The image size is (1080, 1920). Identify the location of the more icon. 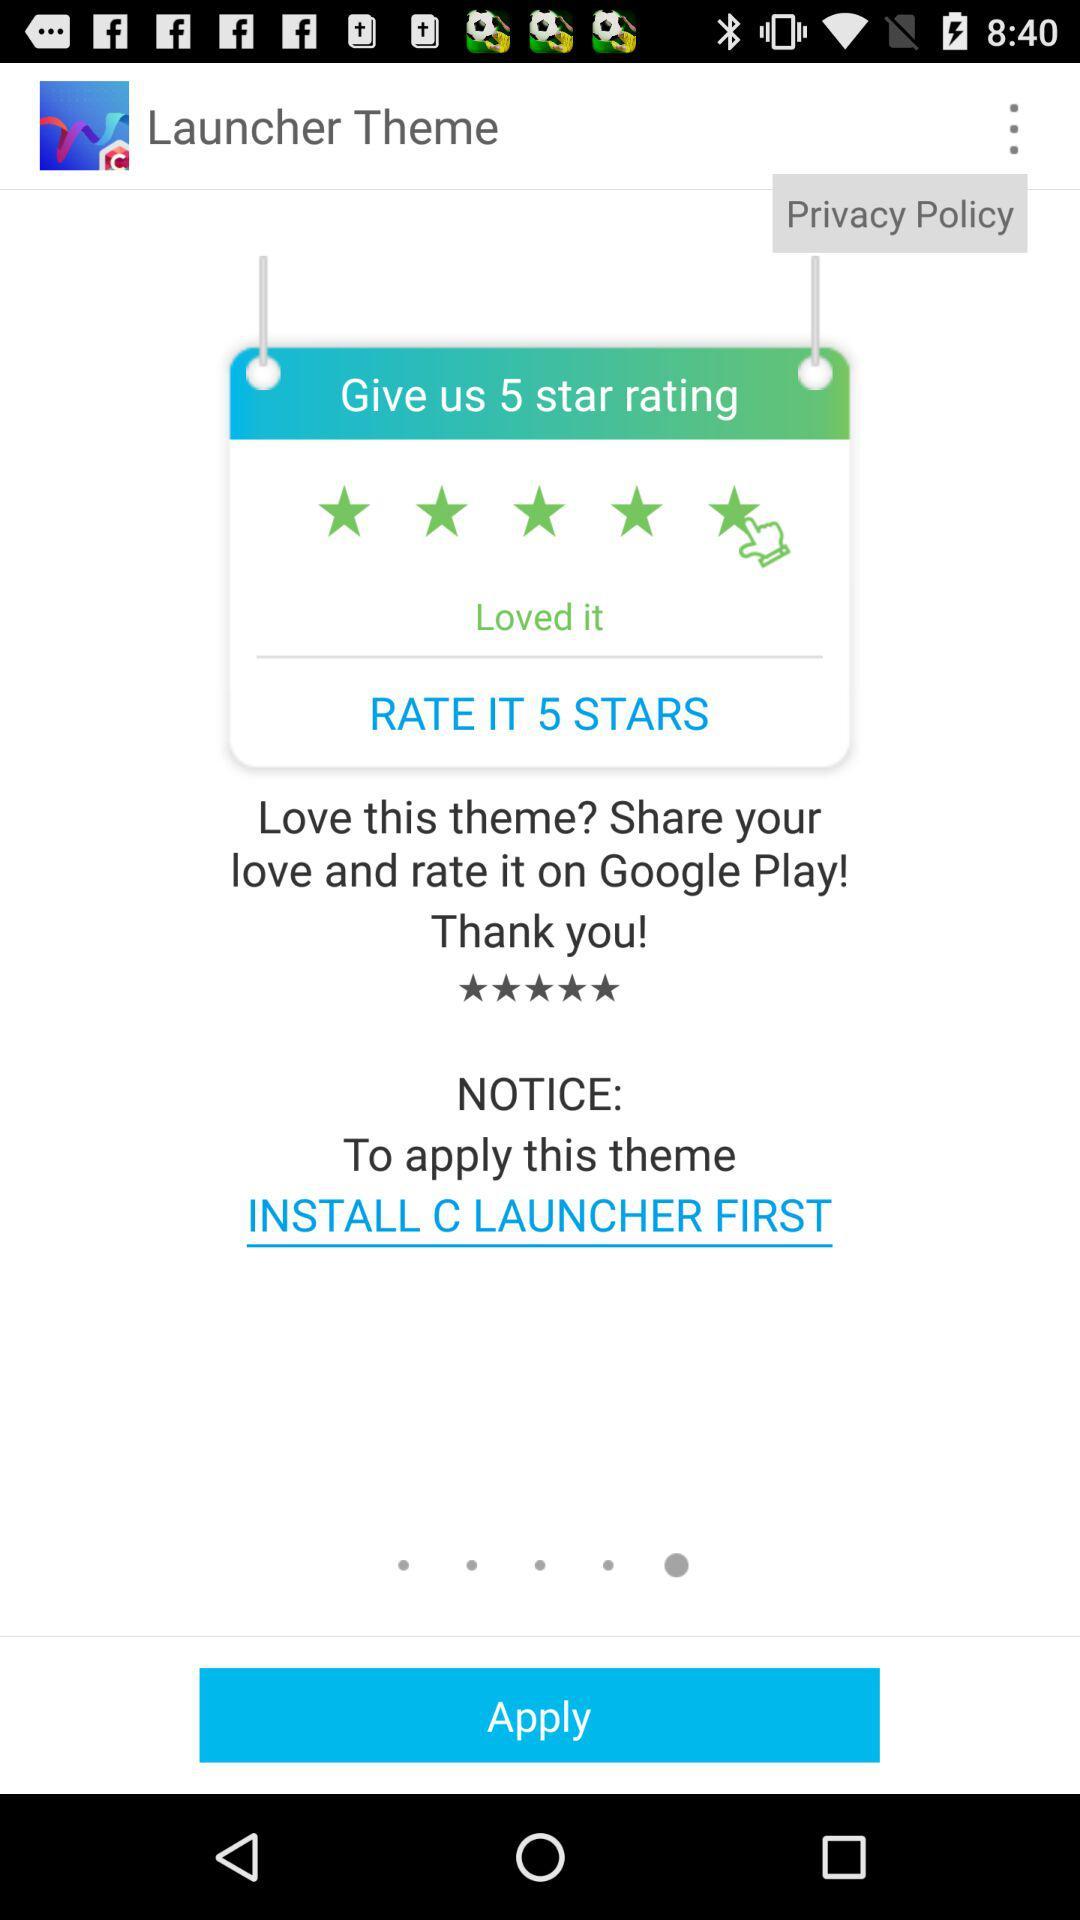
(1014, 137).